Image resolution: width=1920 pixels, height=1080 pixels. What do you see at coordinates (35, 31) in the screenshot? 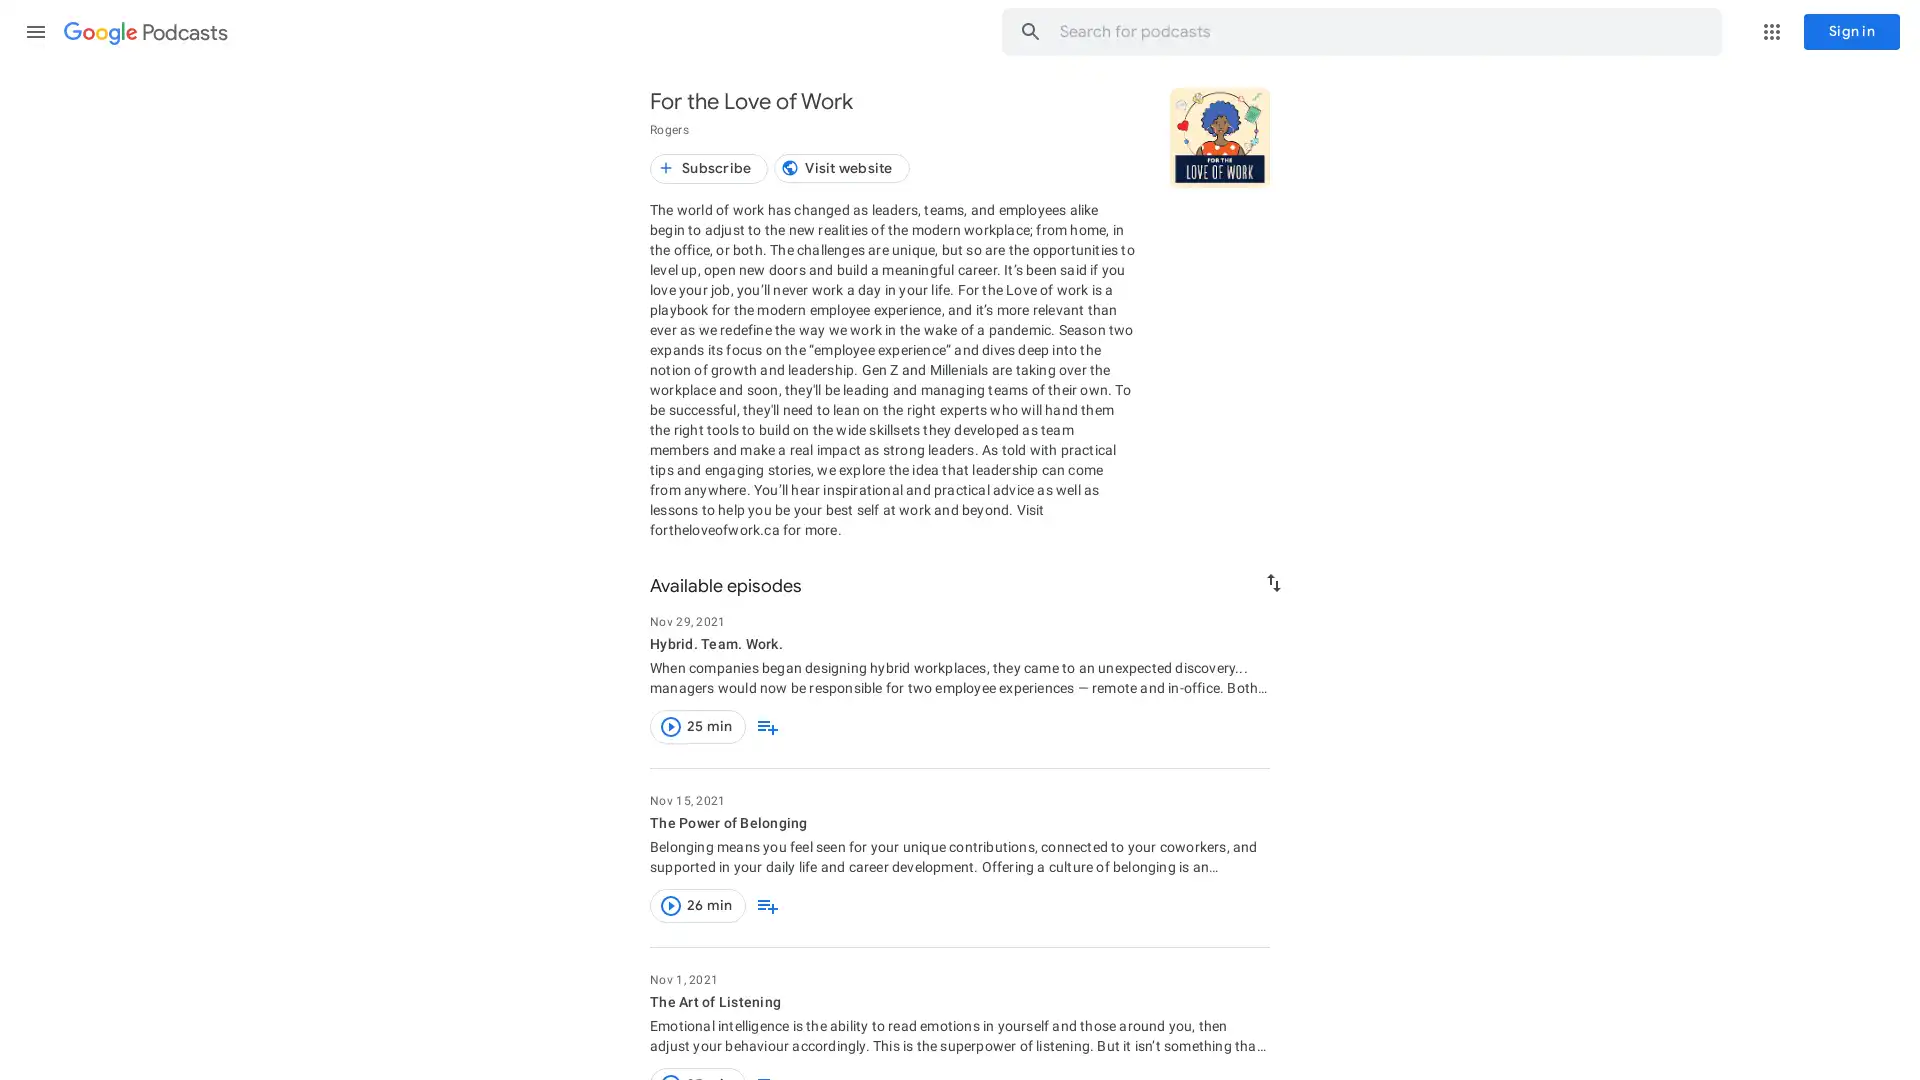
I see `Main menu` at bounding box center [35, 31].